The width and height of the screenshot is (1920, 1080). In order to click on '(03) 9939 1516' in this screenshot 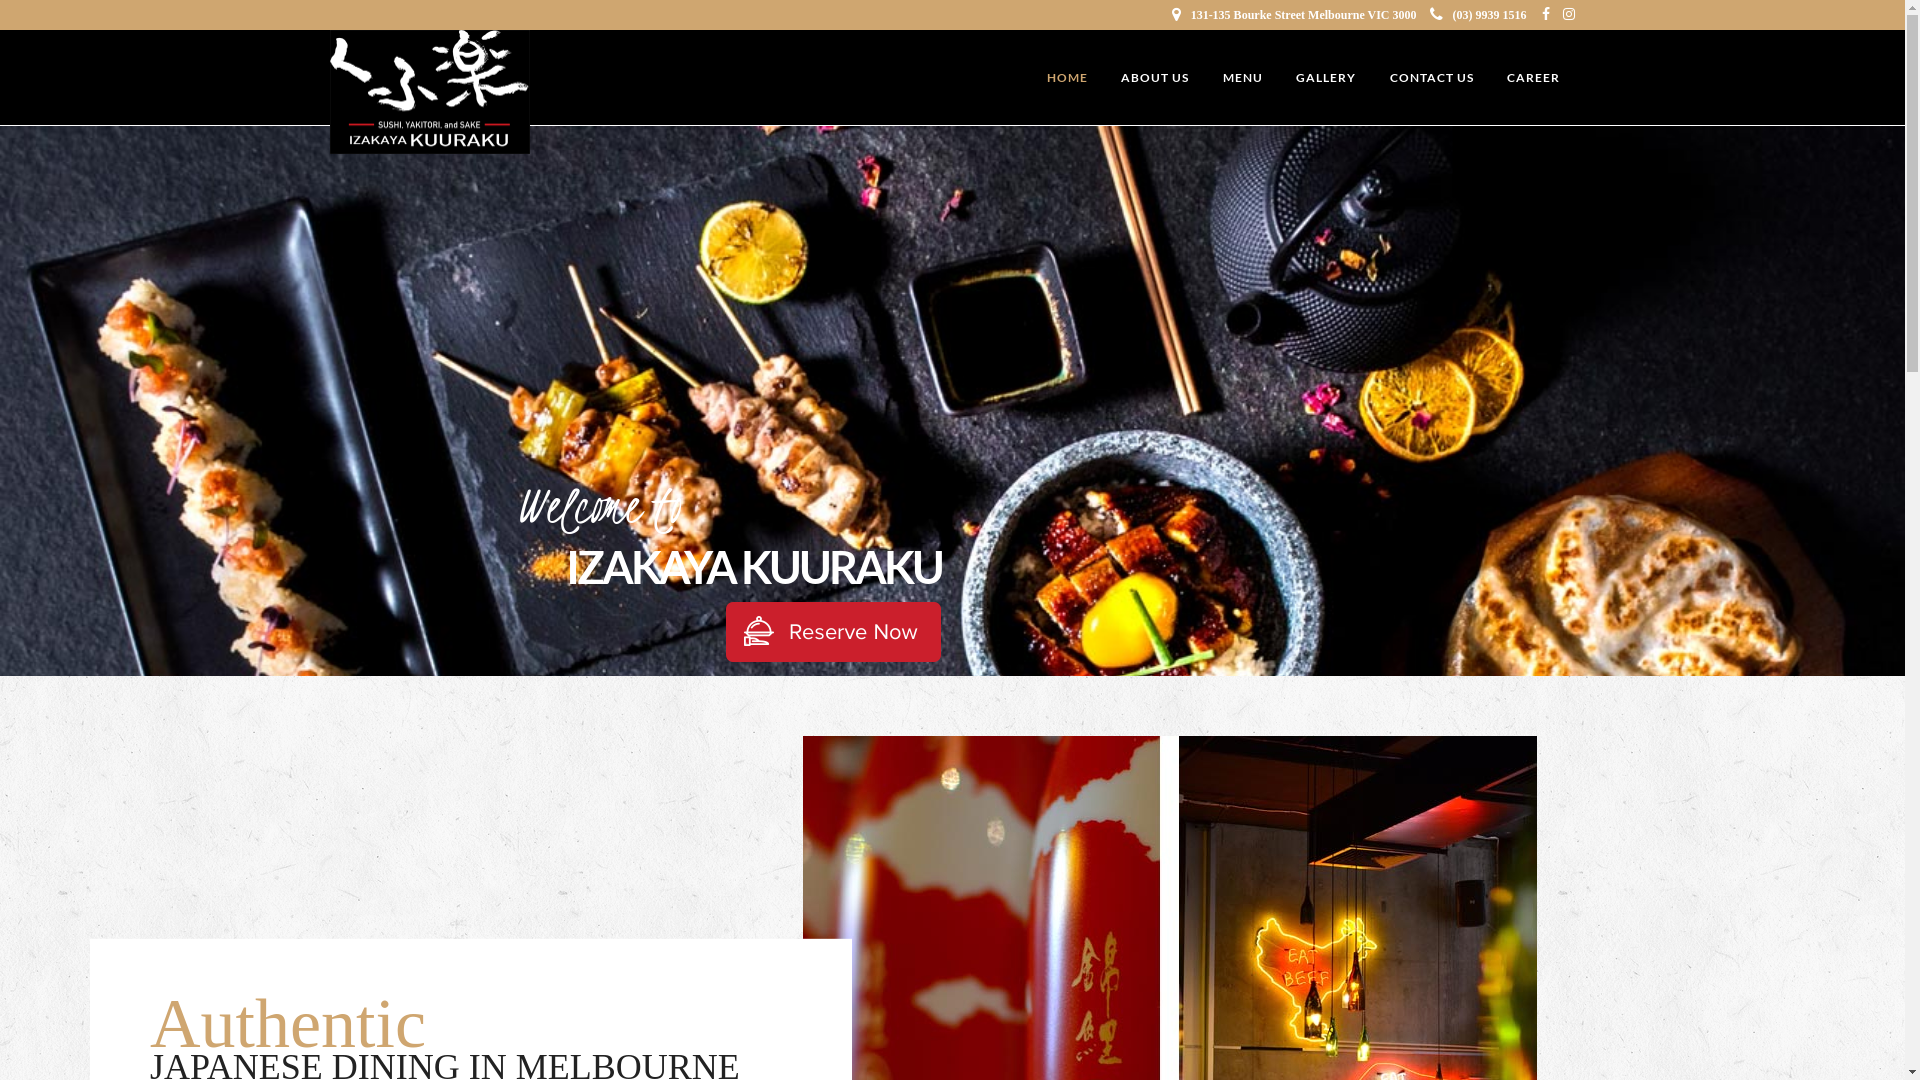, I will do `click(1478, 15)`.